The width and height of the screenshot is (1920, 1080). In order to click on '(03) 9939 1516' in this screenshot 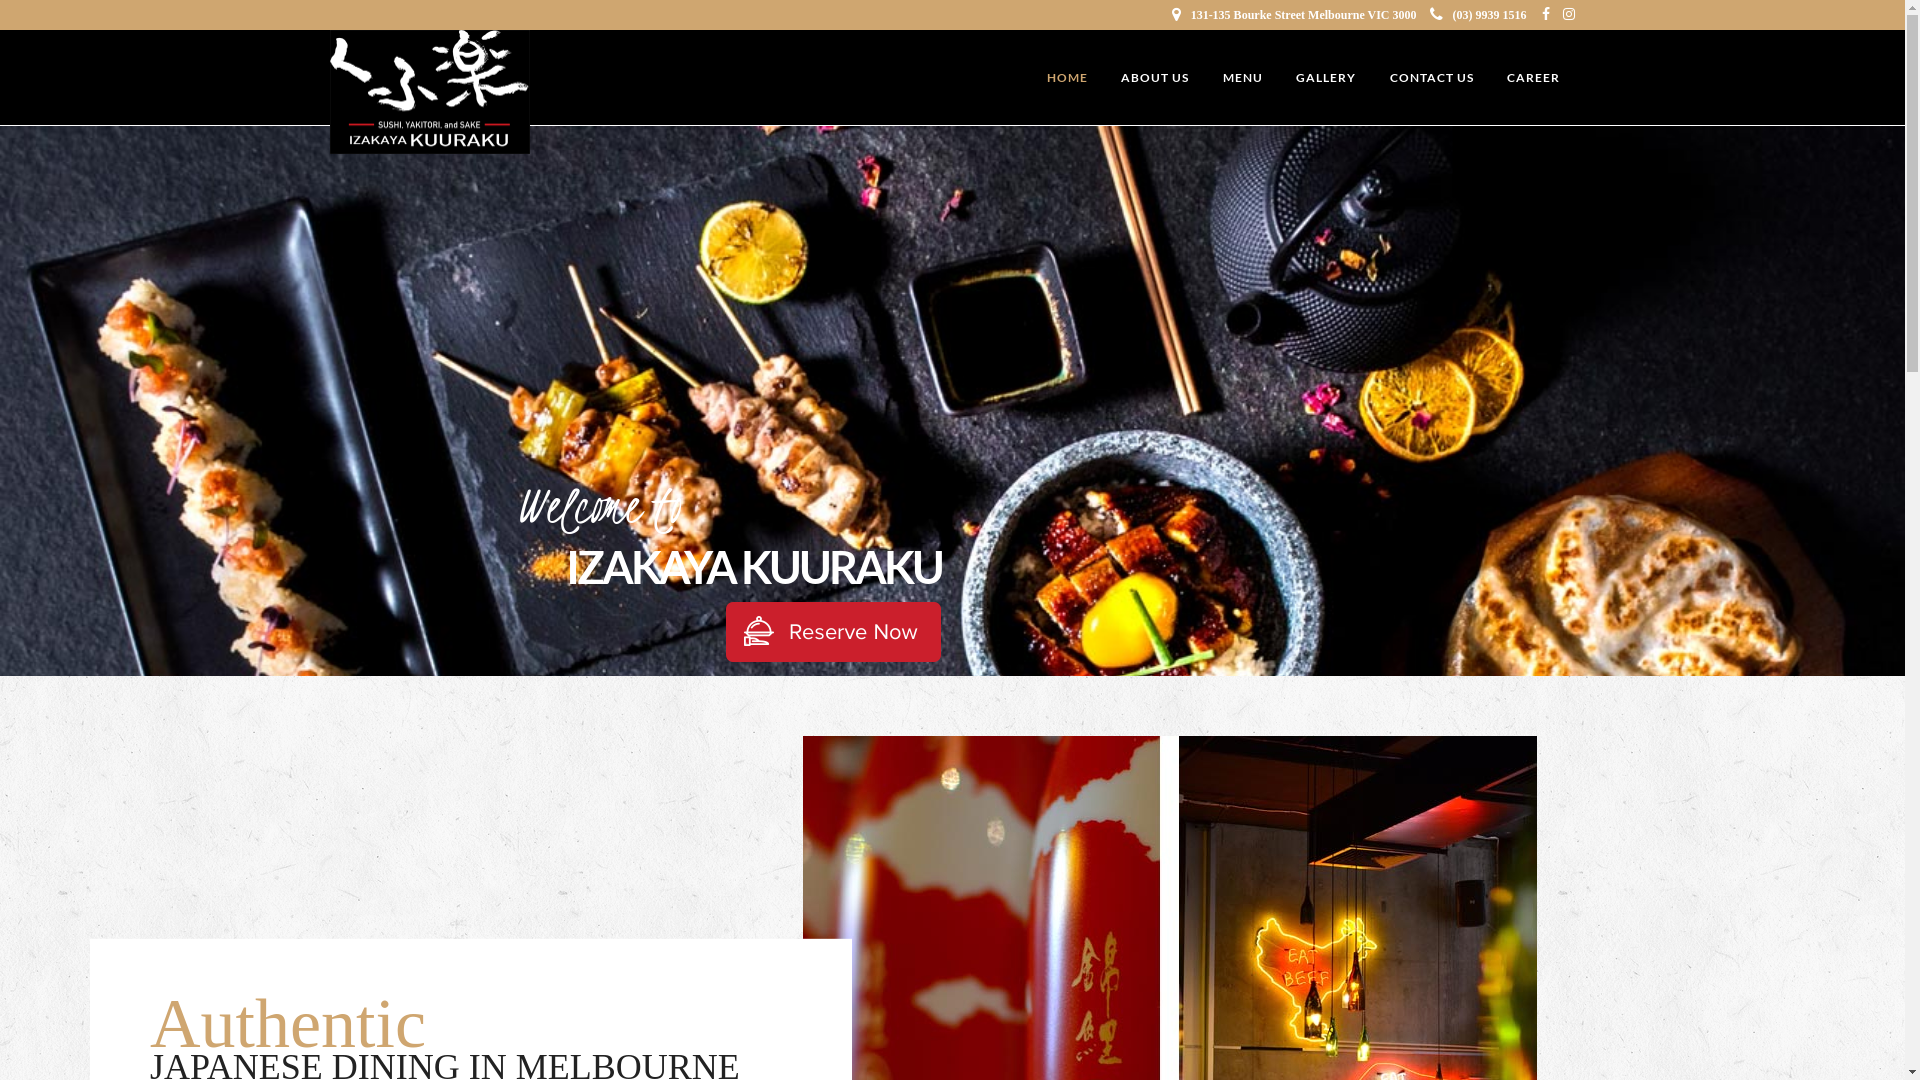, I will do `click(1478, 15)`.